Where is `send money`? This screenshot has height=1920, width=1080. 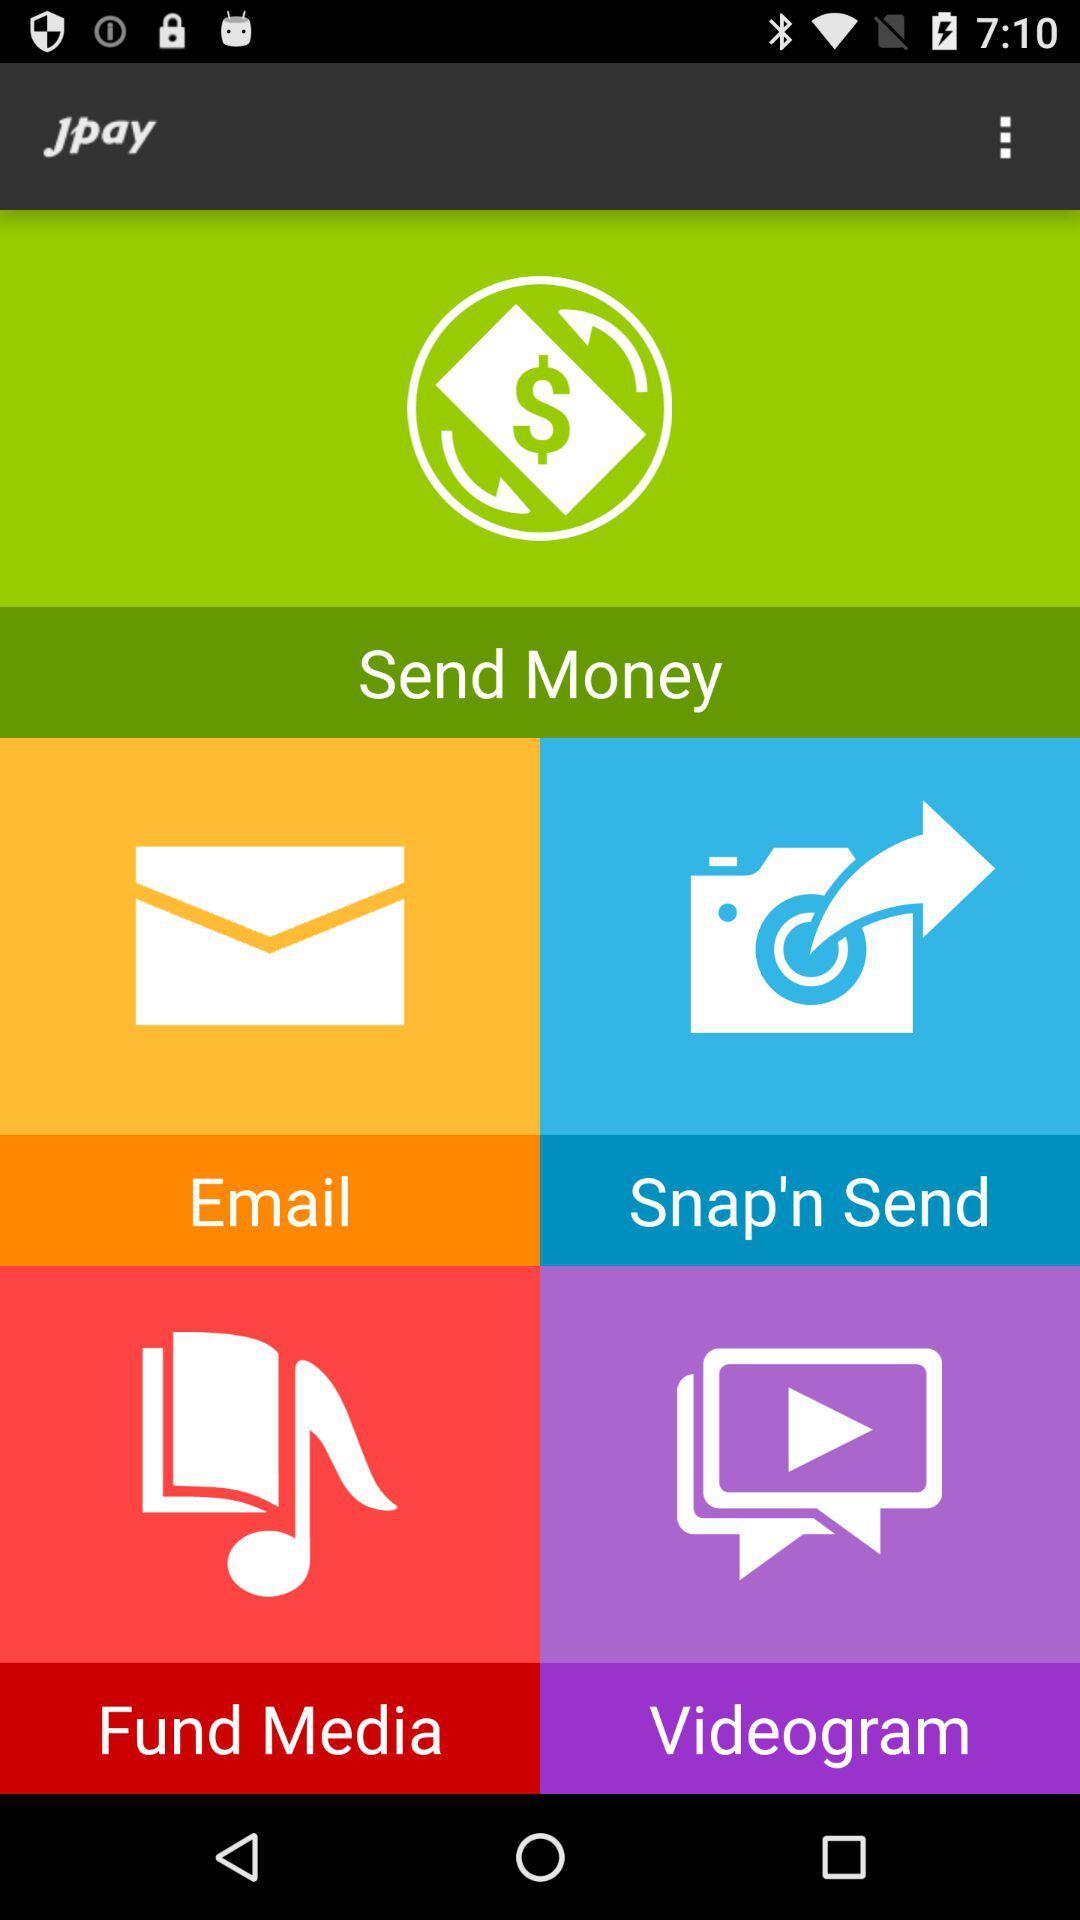
send money is located at coordinates (540, 473).